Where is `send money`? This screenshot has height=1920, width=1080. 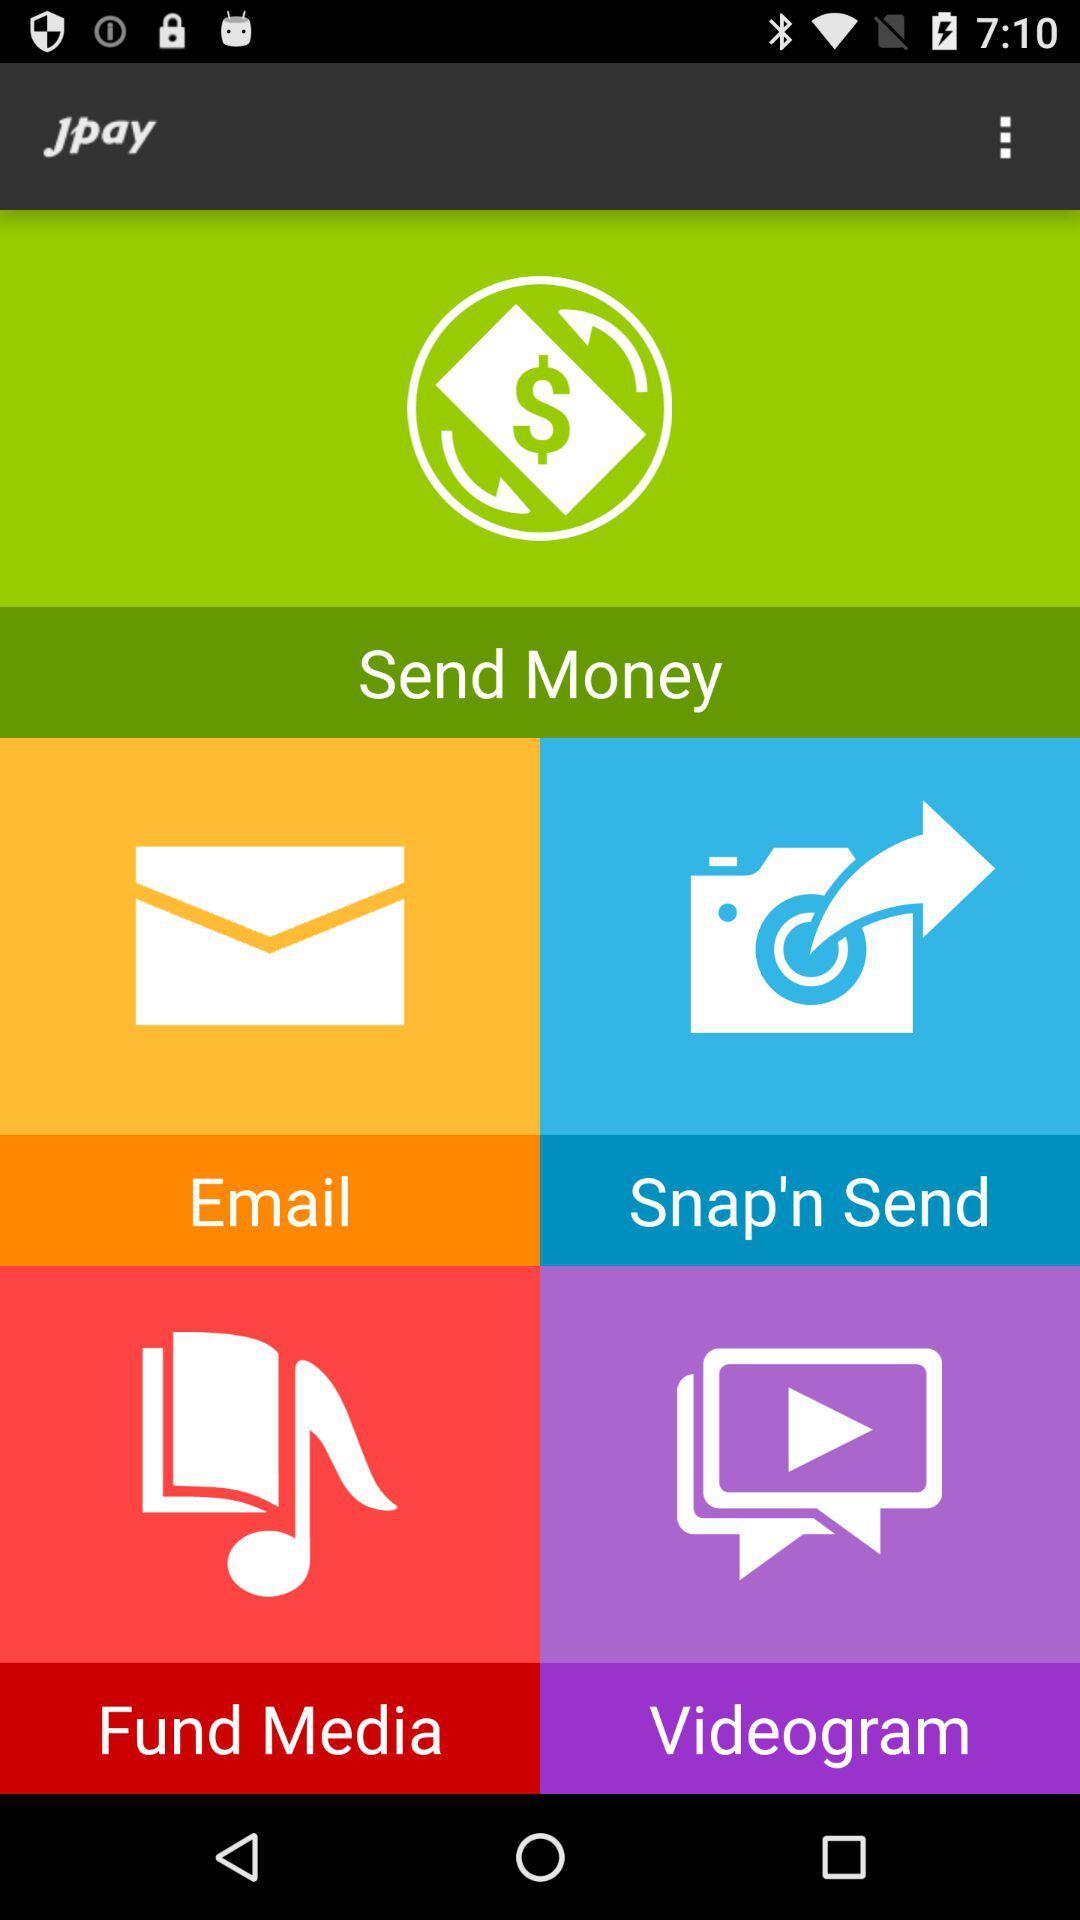
send money is located at coordinates (540, 473).